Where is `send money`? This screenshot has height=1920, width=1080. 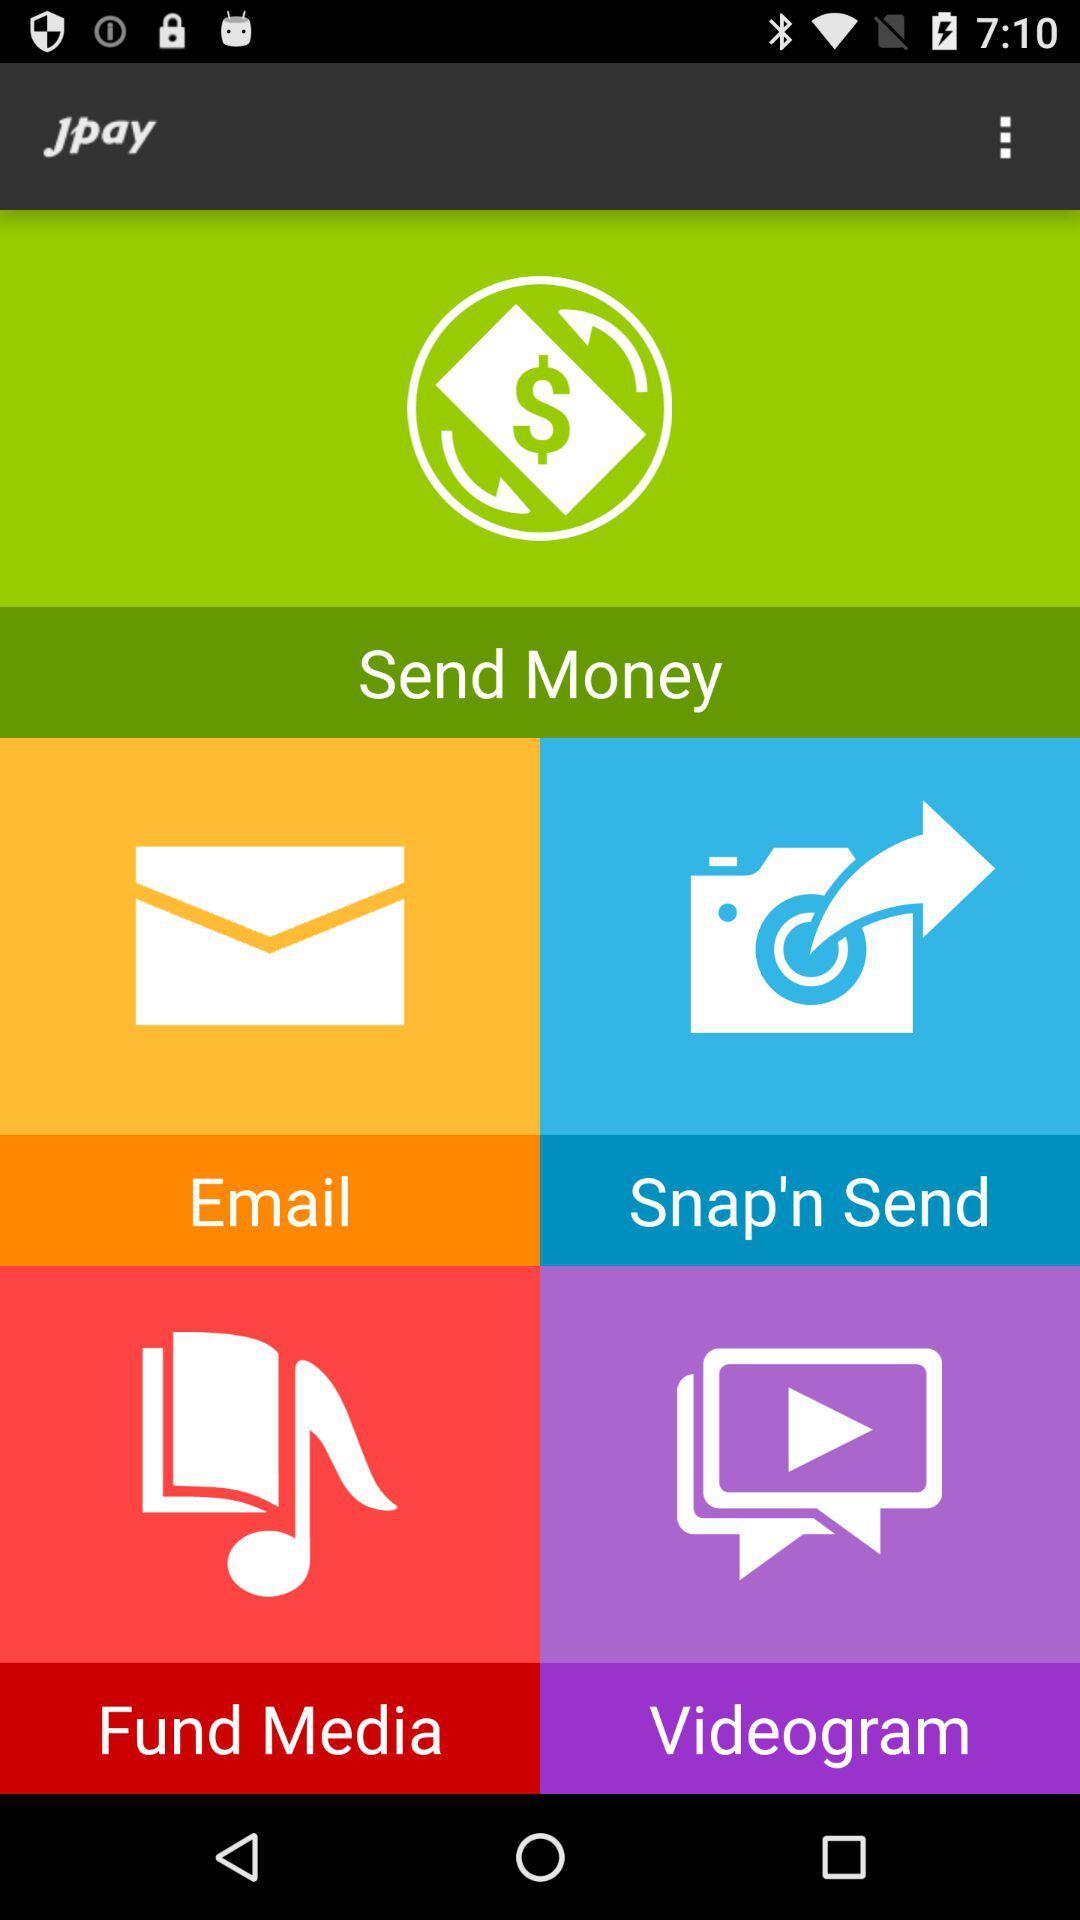
send money is located at coordinates (540, 473).